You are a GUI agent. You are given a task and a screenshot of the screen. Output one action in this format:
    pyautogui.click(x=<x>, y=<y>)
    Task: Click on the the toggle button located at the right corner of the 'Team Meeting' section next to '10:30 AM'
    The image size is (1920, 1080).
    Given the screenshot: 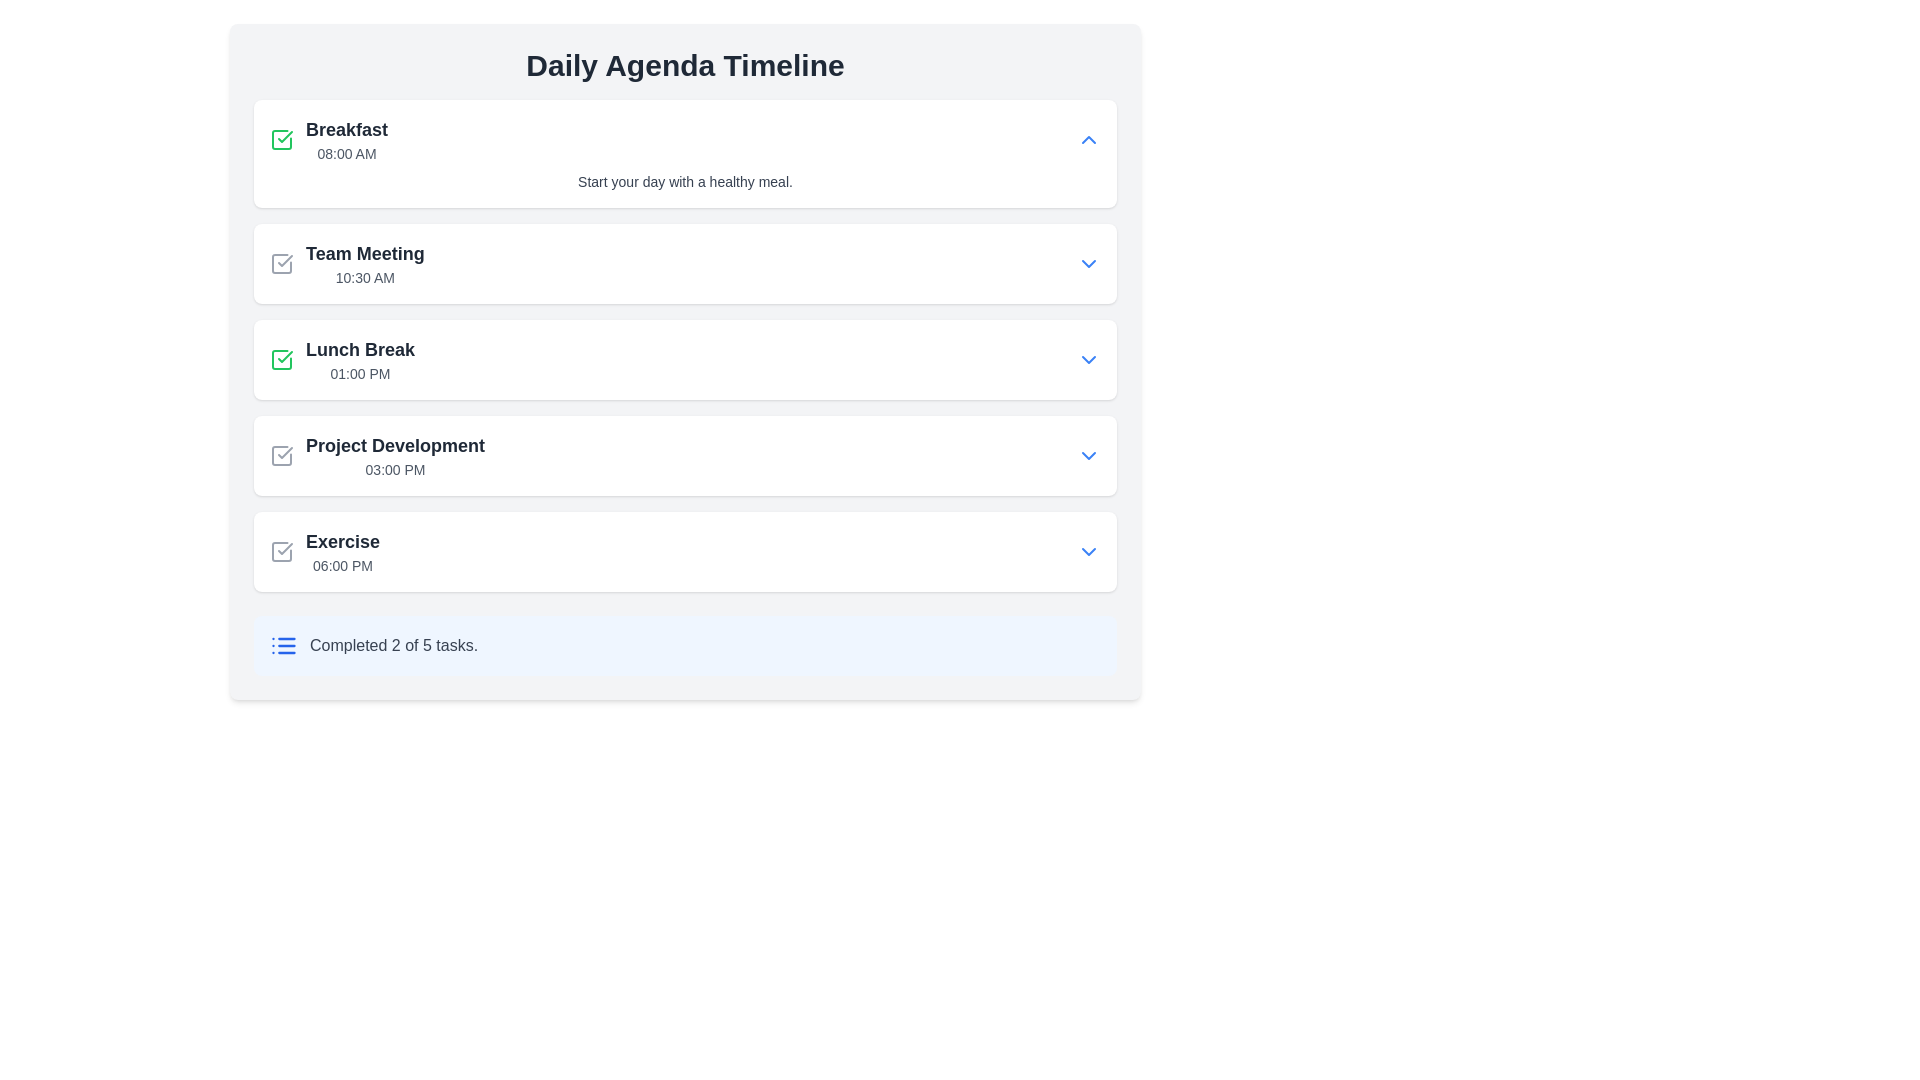 What is the action you would take?
    pyautogui.click(x=1088, y=262)
    